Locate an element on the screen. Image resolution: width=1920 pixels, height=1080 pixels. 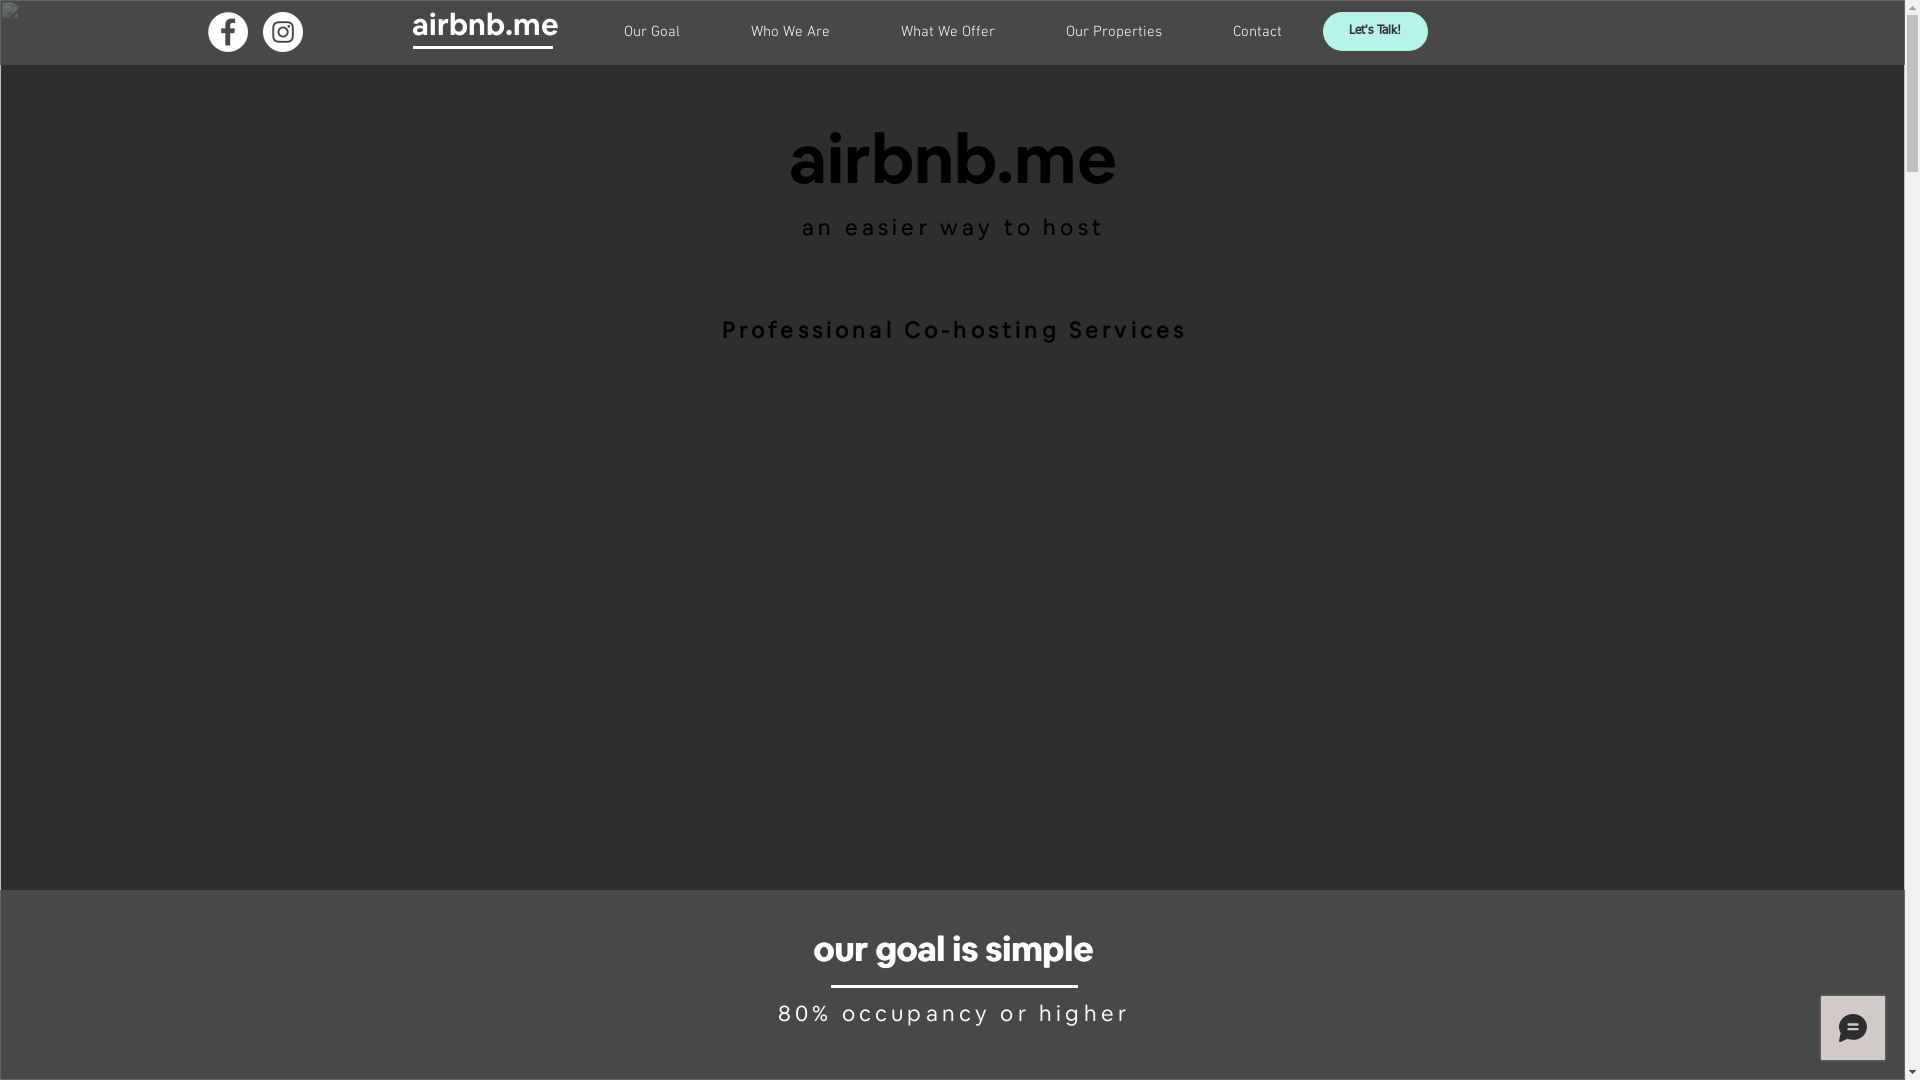
'Our Goal' is located at coordinates (652, 31).